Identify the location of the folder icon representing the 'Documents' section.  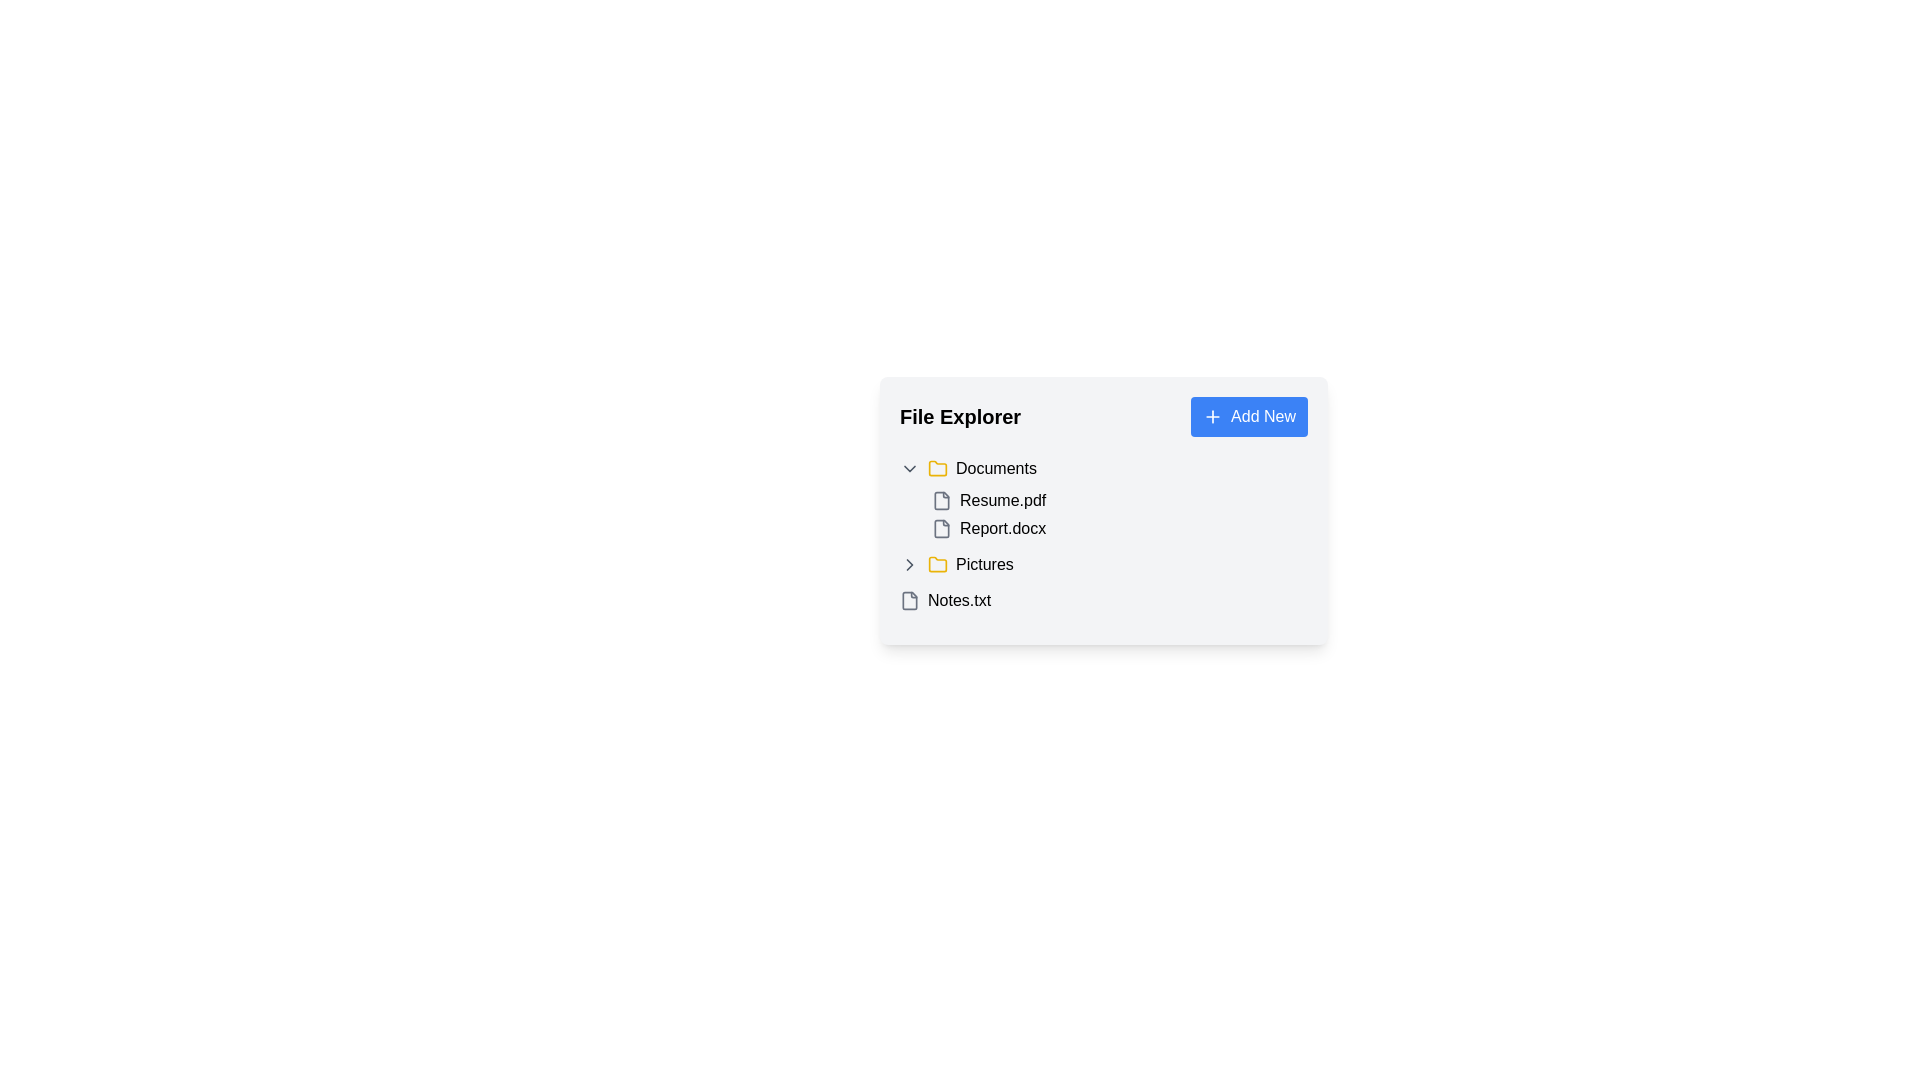
(936, 469).